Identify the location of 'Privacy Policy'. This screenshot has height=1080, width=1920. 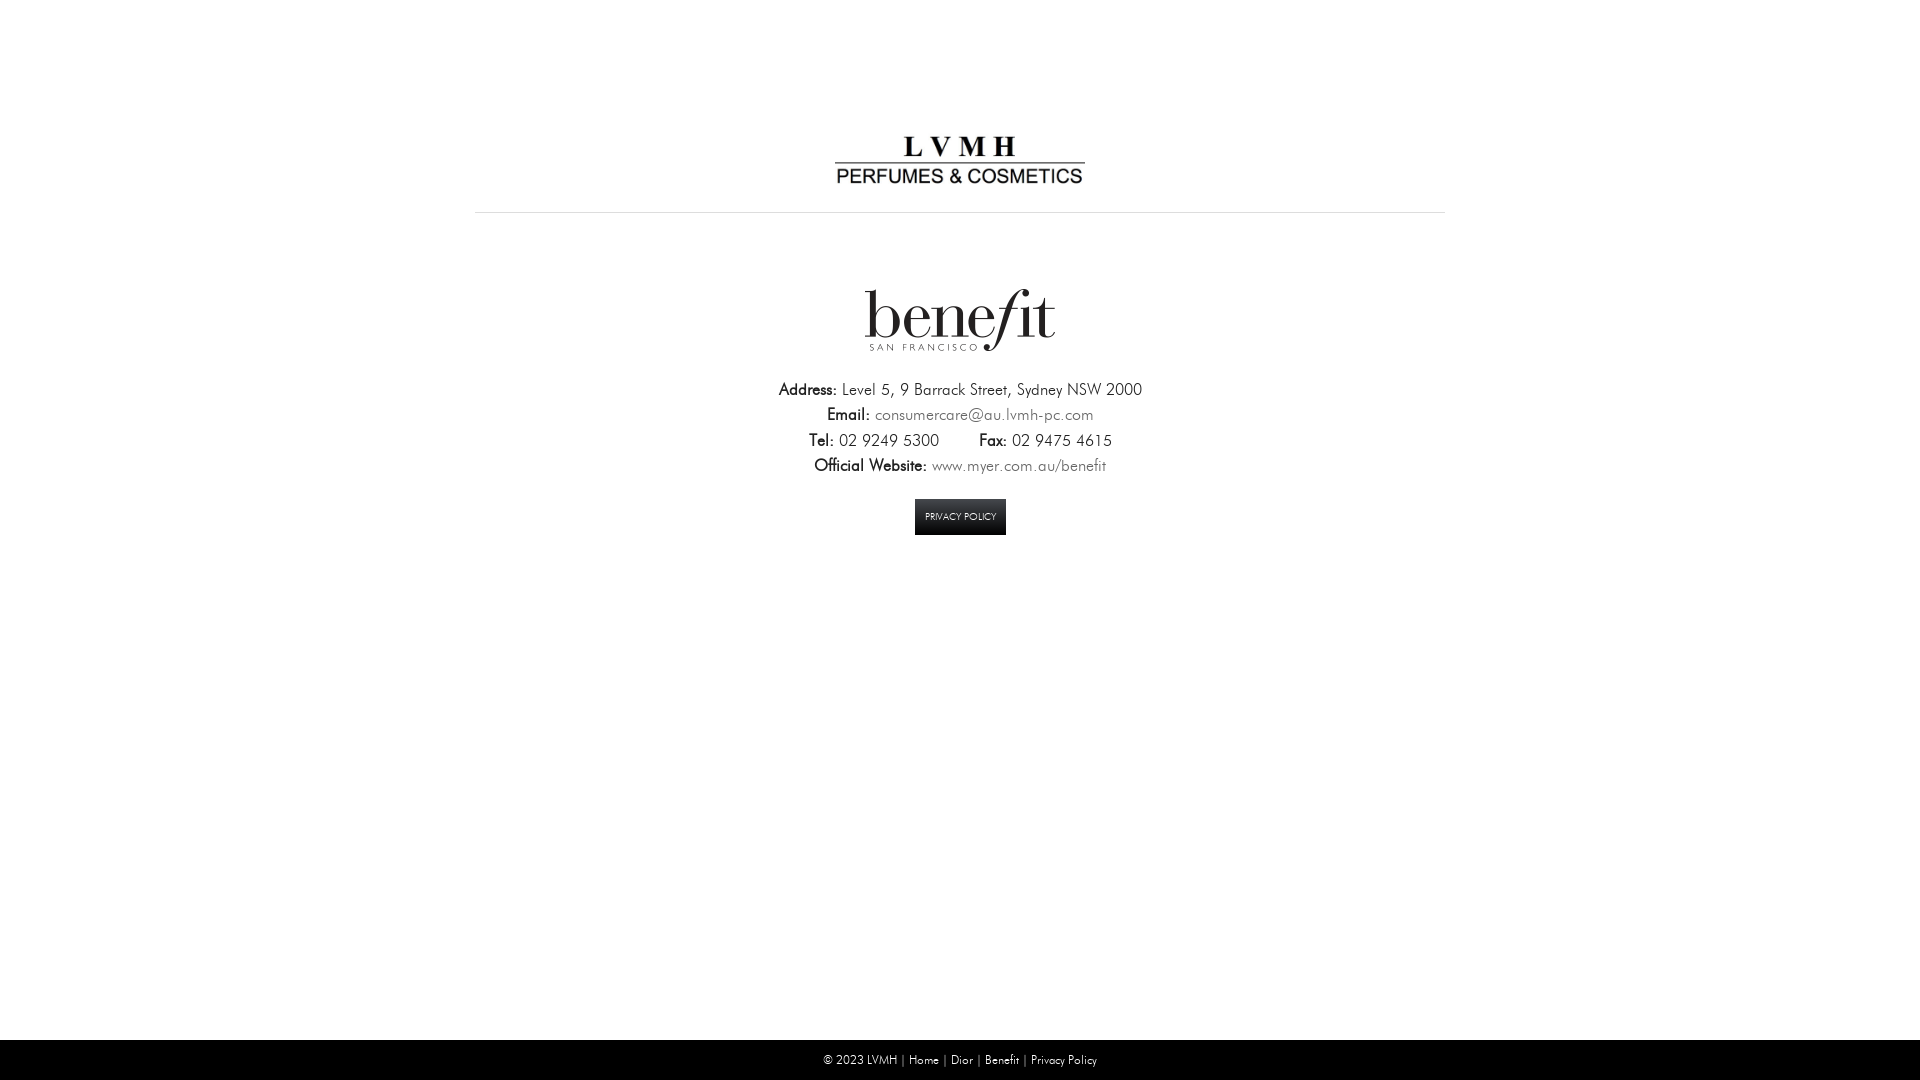
(1031, 1058).